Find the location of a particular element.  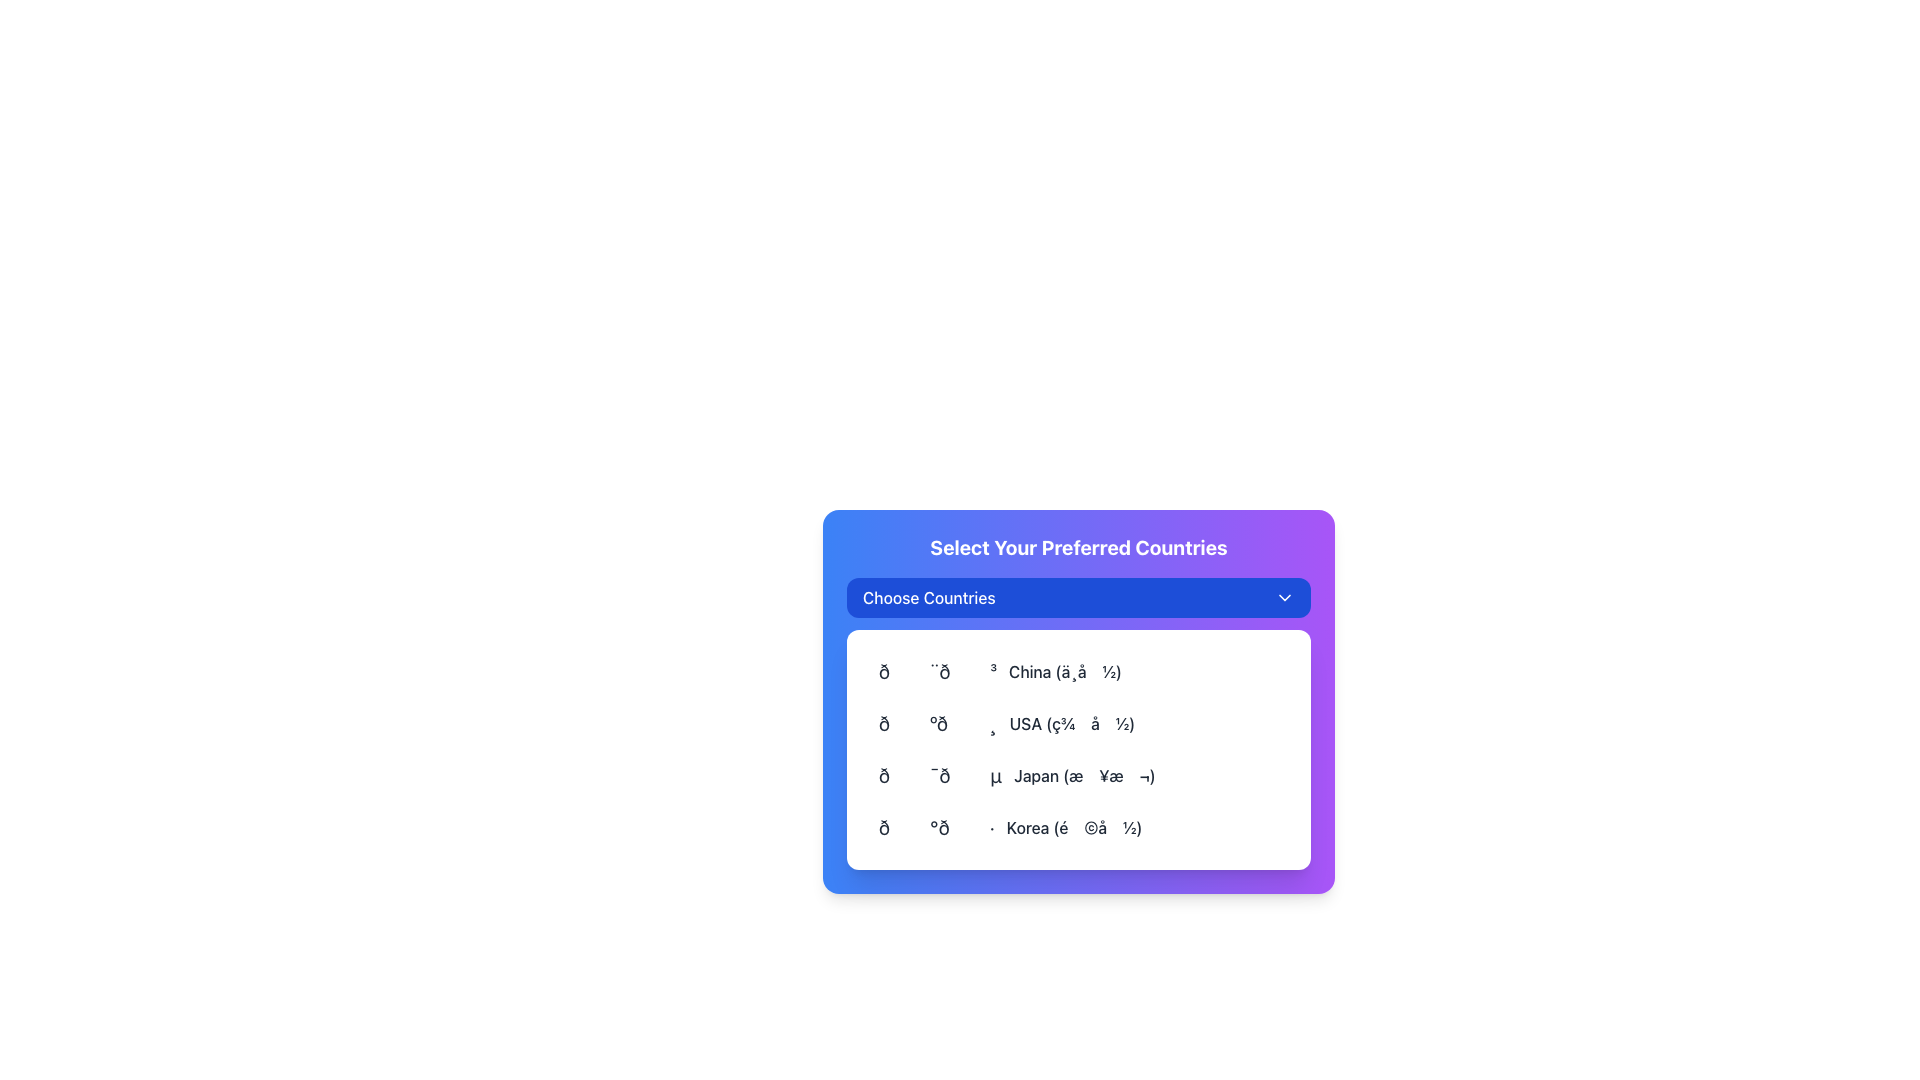

the text label that identifies the country 'Korea (é®®å½)' located in the fourth row of a dropdown panel is located at coordinates (1073, 828).